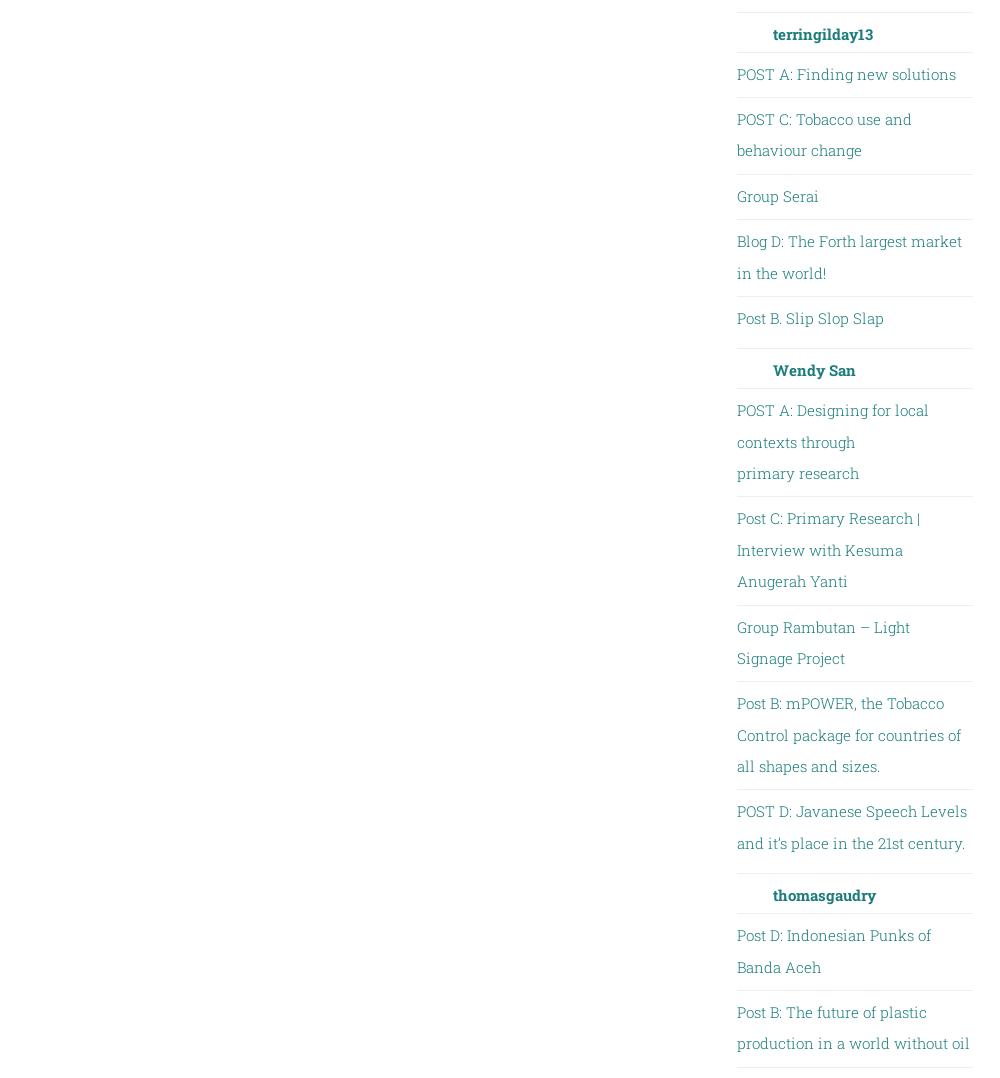 The width and height of the screenshot is (1000, 1078). I want to click on 'Post D: Indonesian Punks of Banda Aceh', so click(832, 949).